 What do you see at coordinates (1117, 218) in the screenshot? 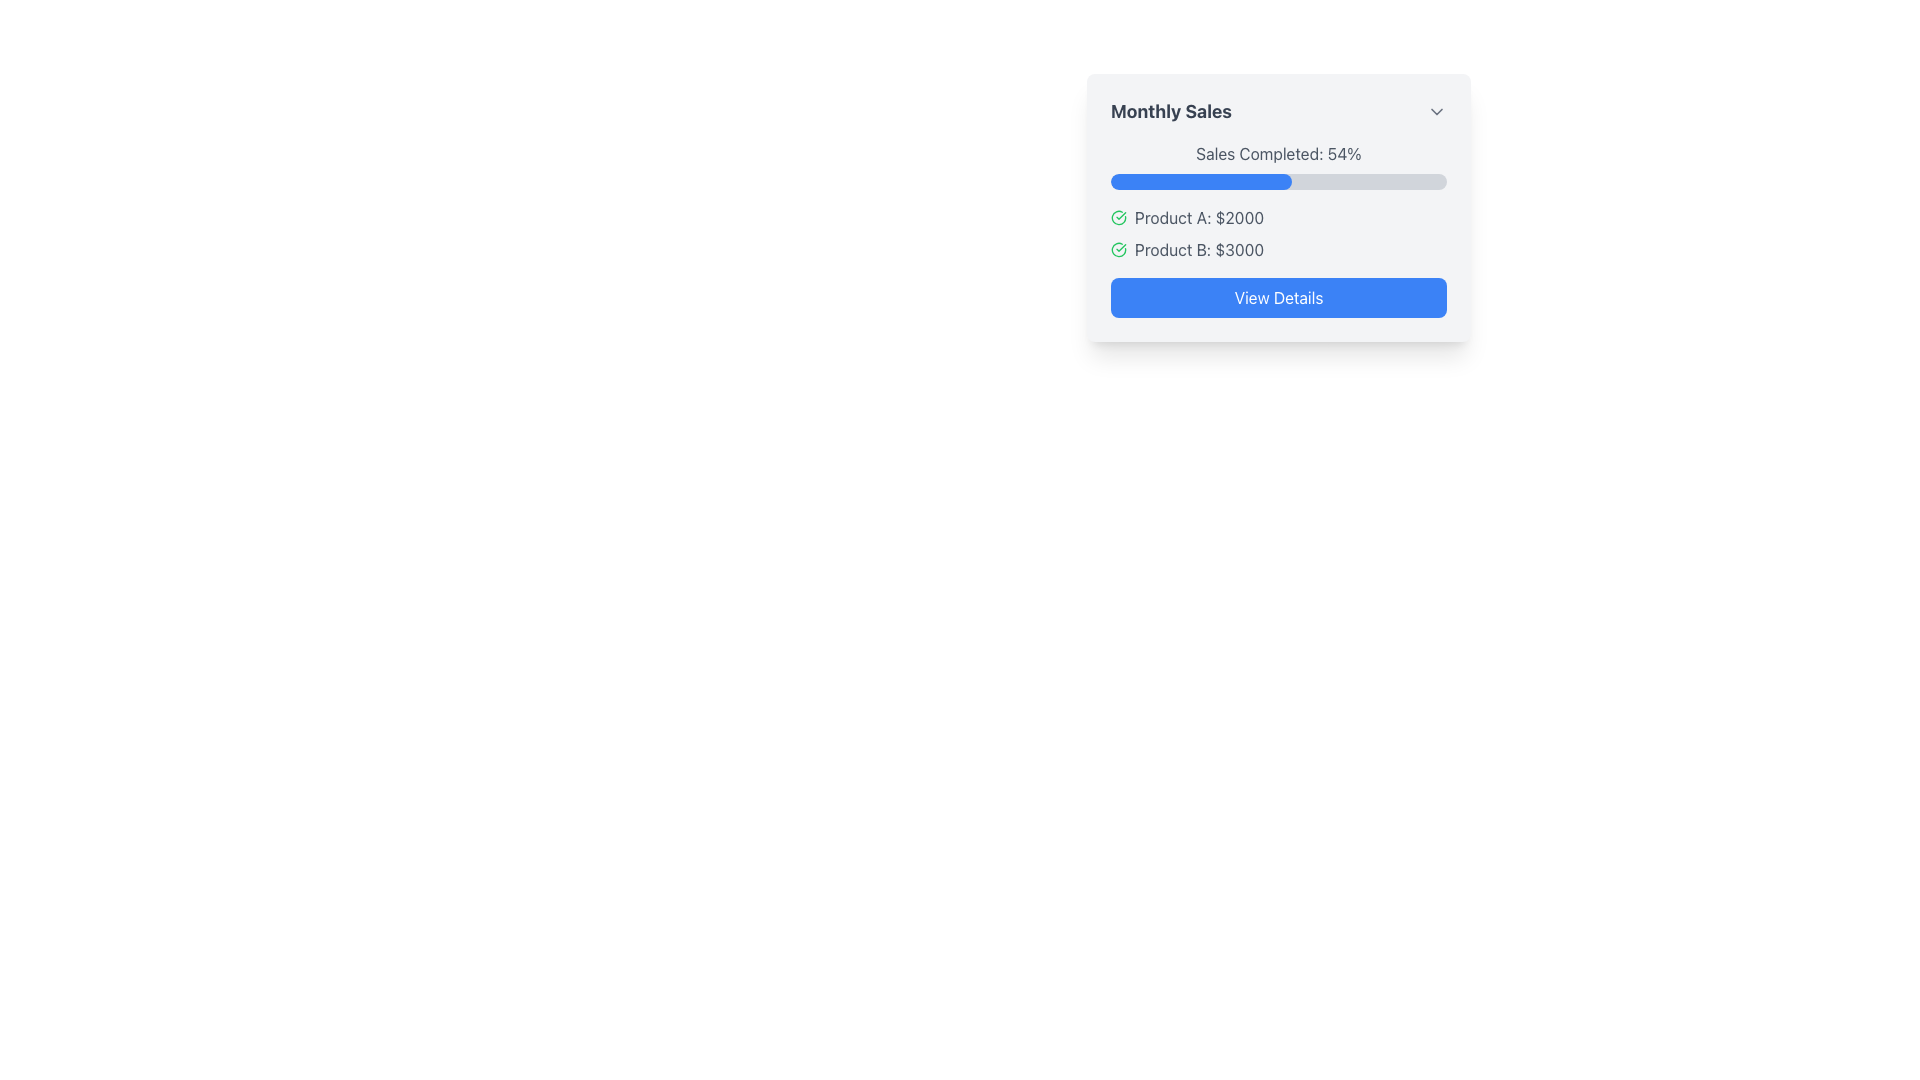
I see `the green circular Status indicator icon with a checkmark located to the left of the 'Product A: $2000' section` at bounding box center [1117, 218].